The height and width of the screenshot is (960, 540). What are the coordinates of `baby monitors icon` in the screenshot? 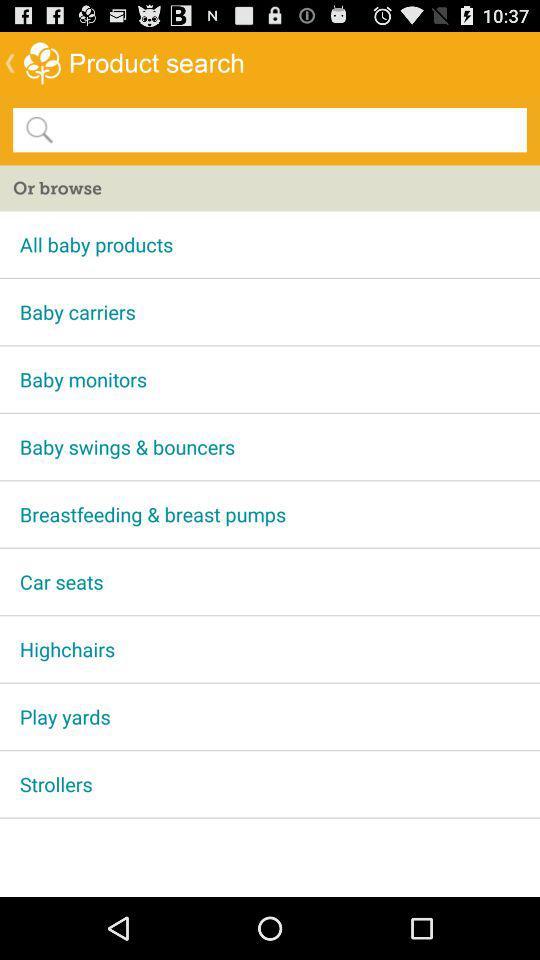 It's located at (270, 378).